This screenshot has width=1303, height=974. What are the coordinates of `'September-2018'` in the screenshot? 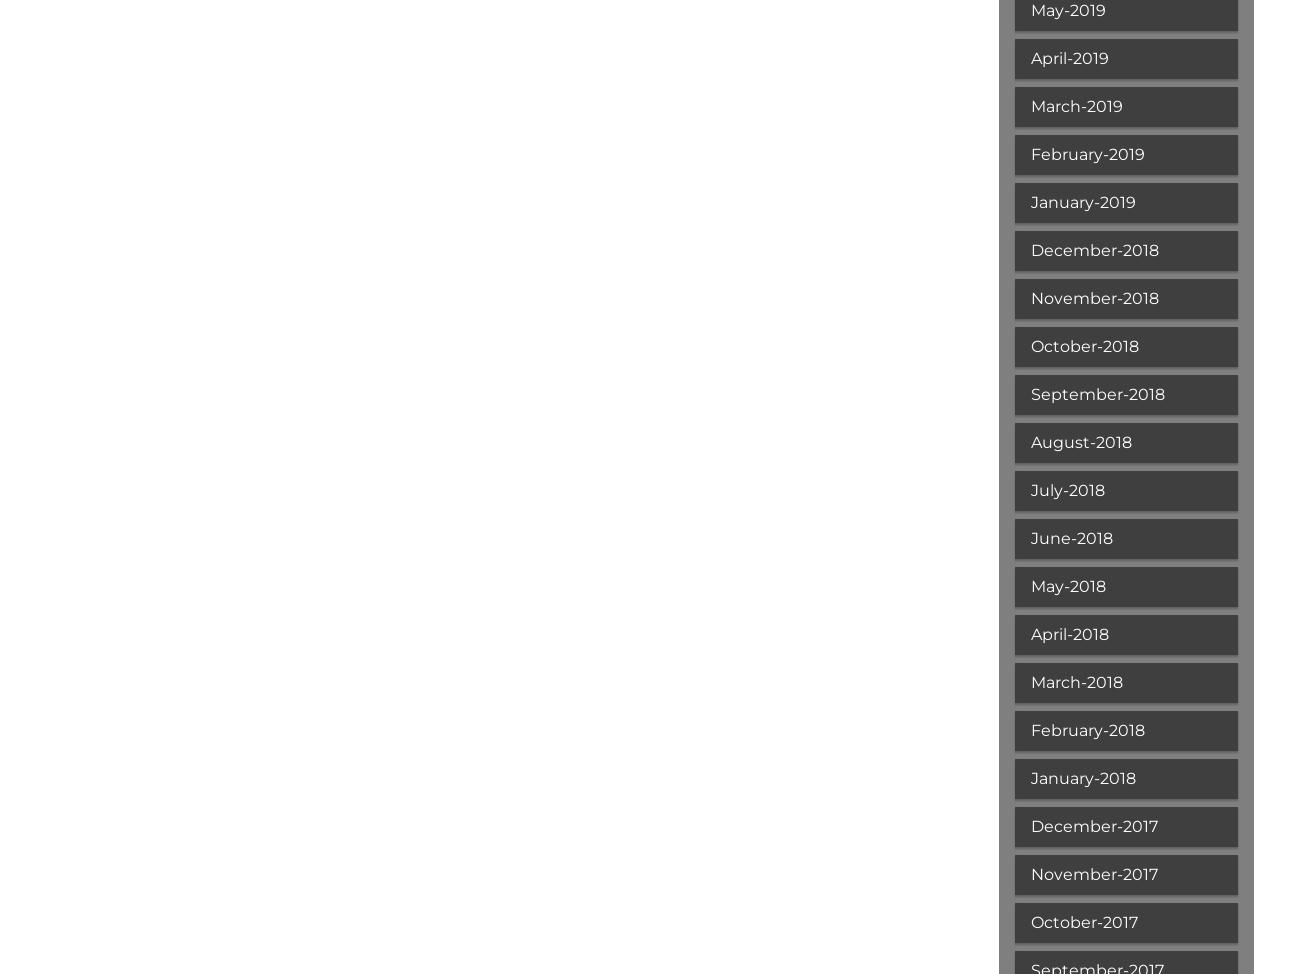 It's located at (1095, 394).